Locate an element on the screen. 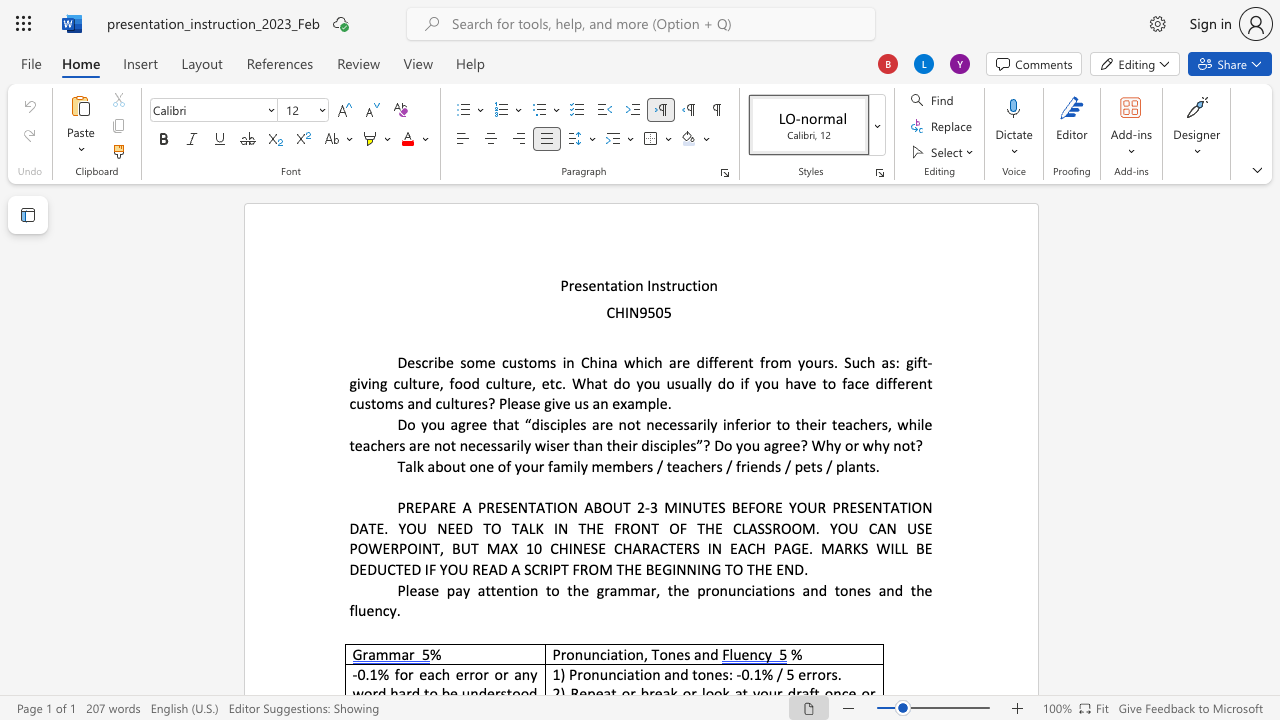  the 2th character "c" in the text is located at coordinates (386, 609).